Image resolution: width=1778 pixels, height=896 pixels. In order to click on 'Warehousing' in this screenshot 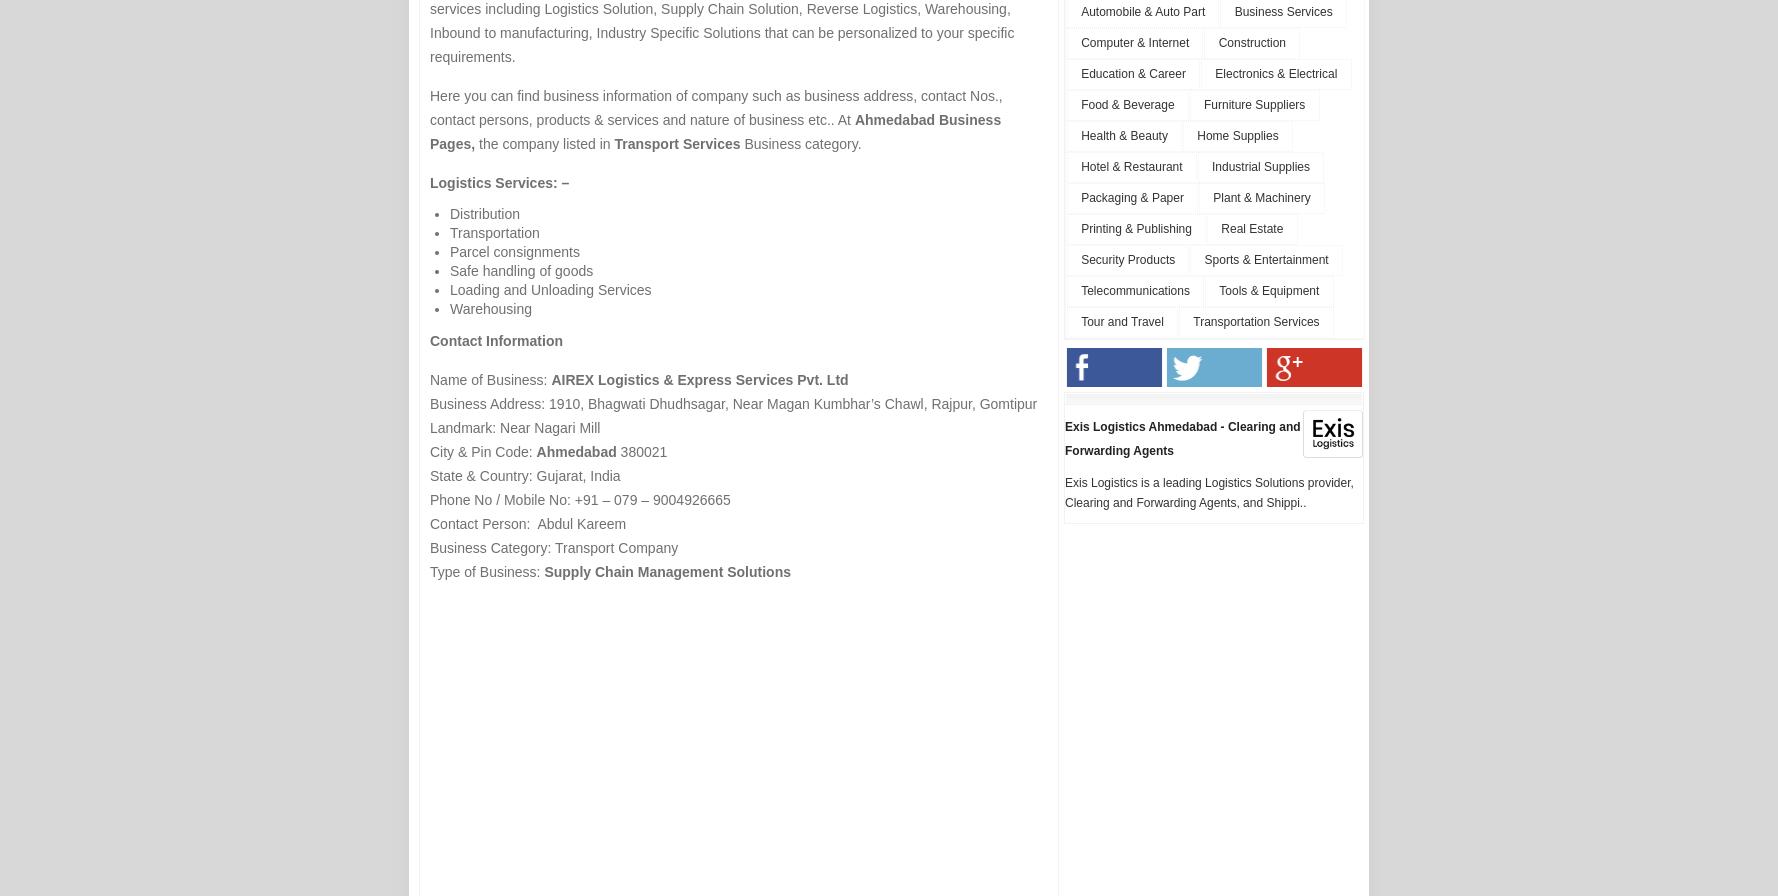, I will do `click(489, 309)`.